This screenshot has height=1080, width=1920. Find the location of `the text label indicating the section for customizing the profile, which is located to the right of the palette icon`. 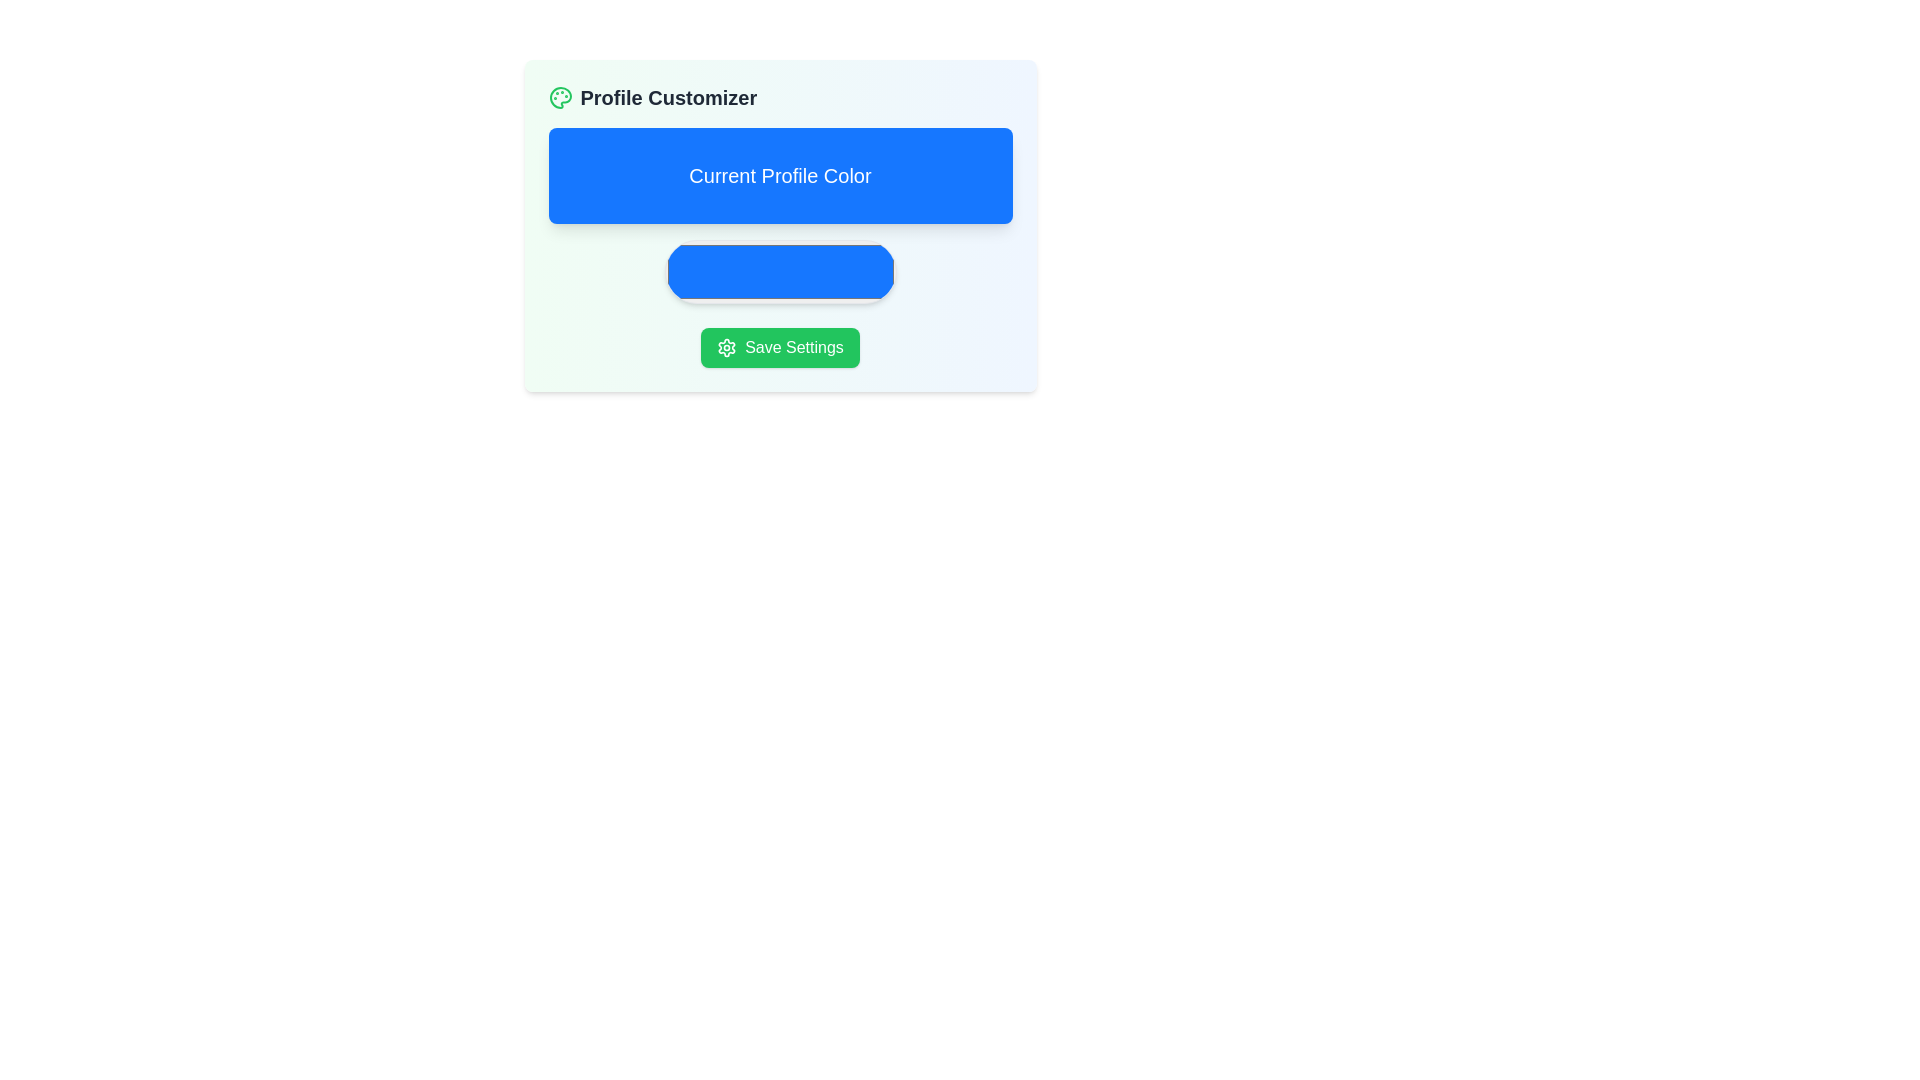

the text label indicating the section for customizing the profile, which is located to the right of the palette icon is located at coordinates (668, 97).